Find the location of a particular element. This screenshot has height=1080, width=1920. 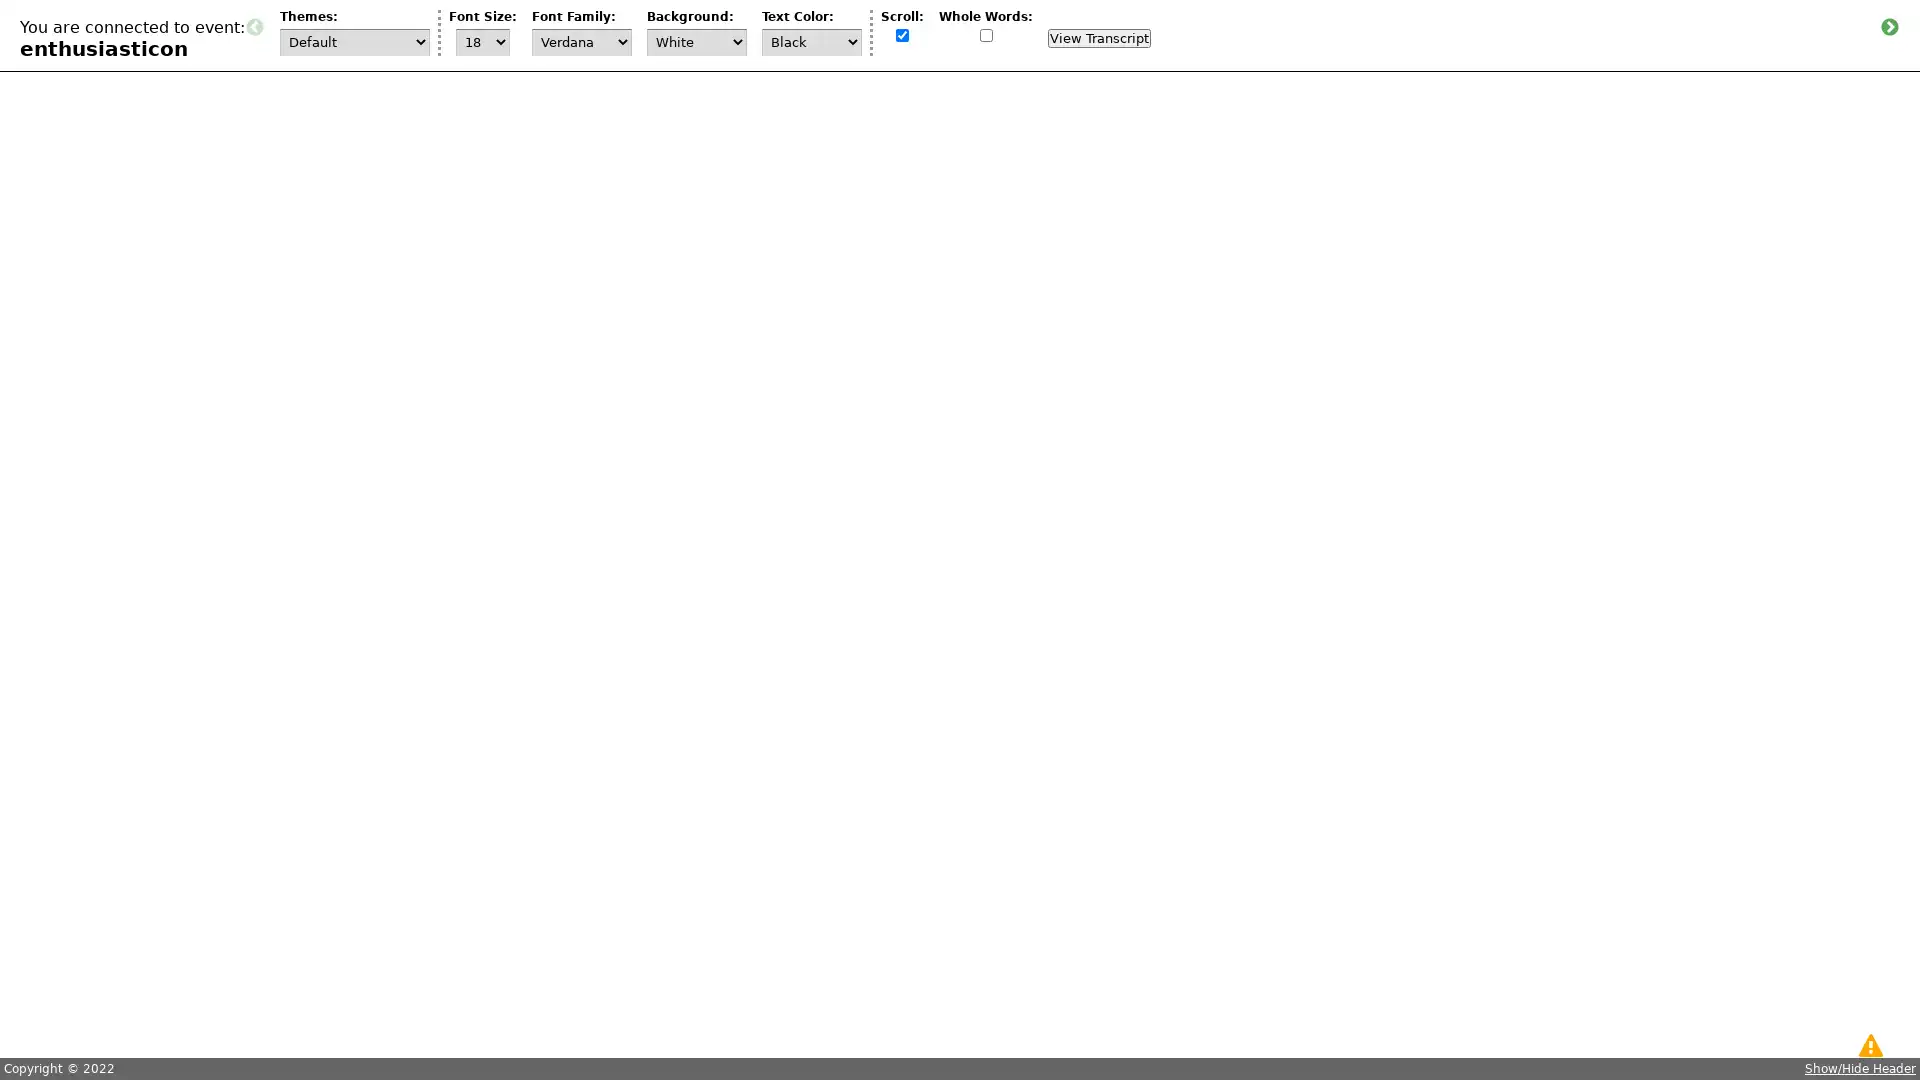

Previous Controls is located at coordinates (253, 27).